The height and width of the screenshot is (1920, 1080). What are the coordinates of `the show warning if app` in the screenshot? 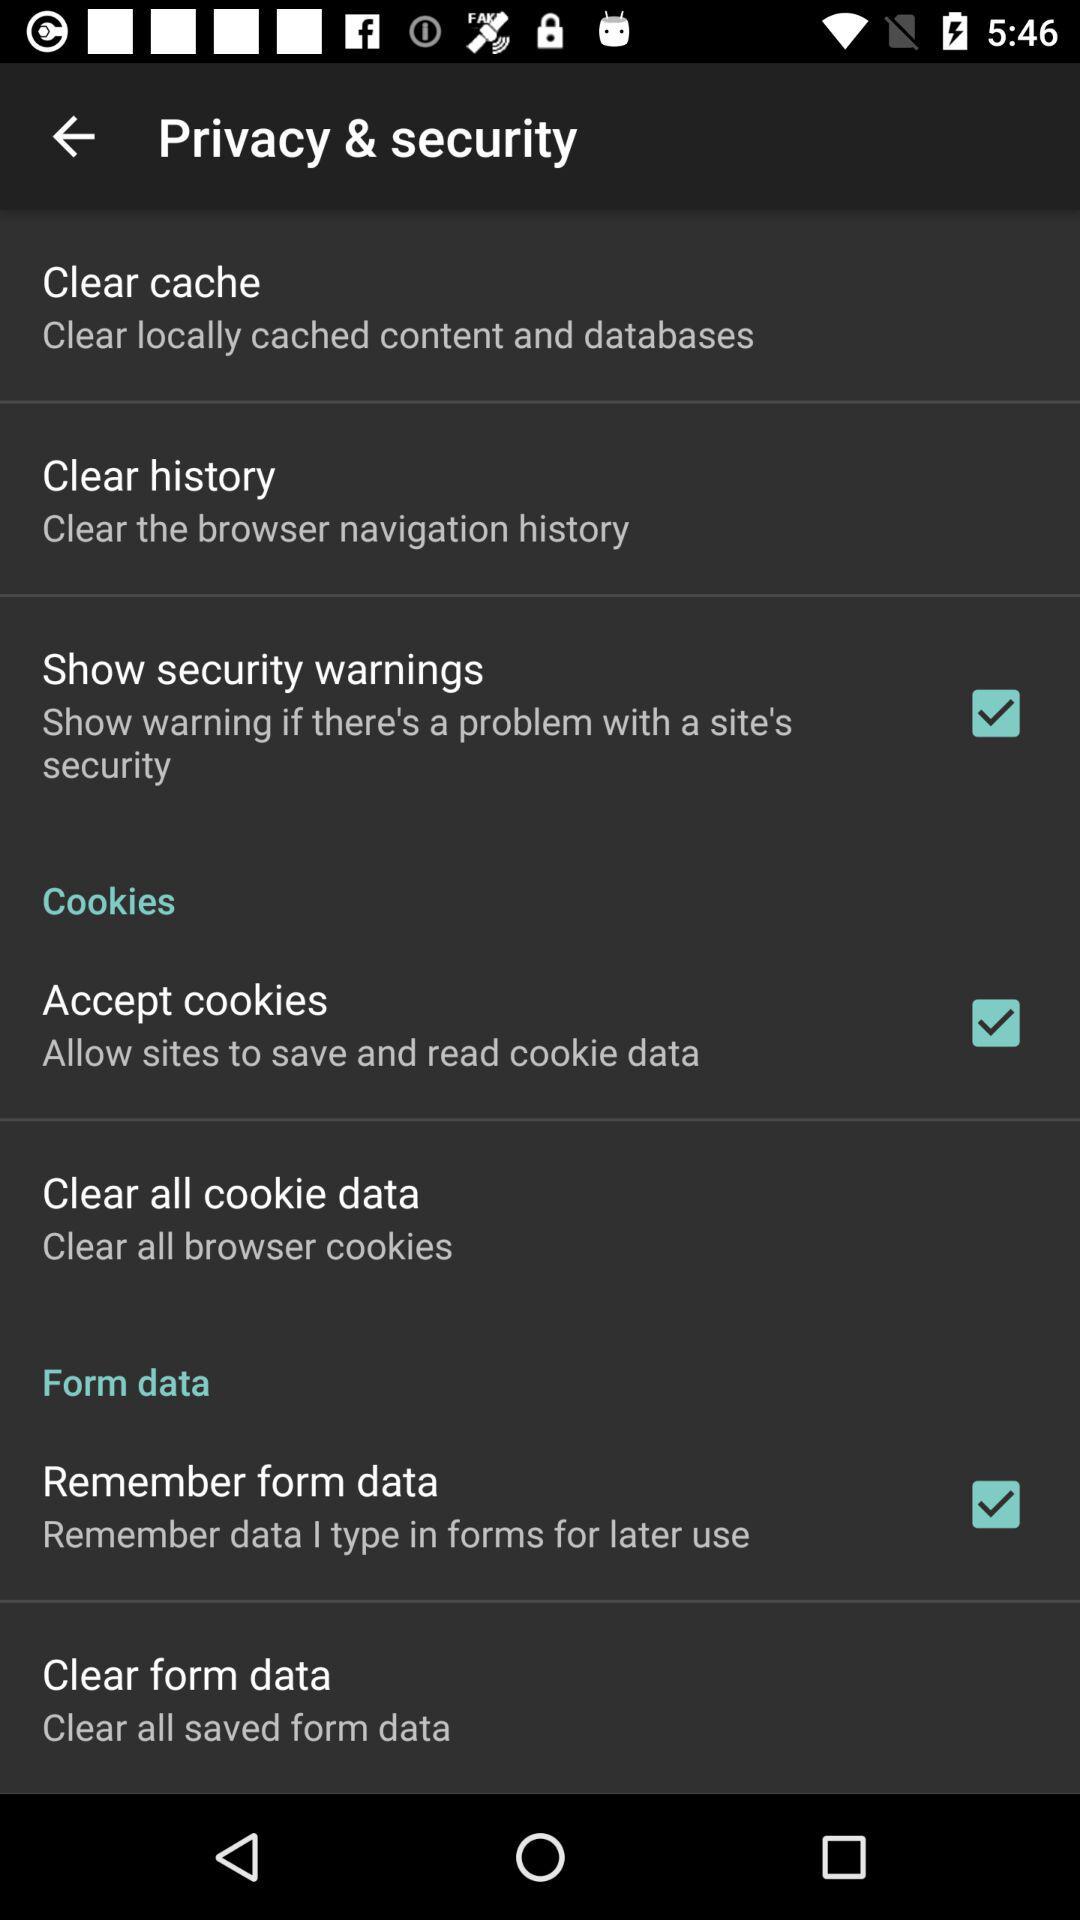 It's located at (477, 741).